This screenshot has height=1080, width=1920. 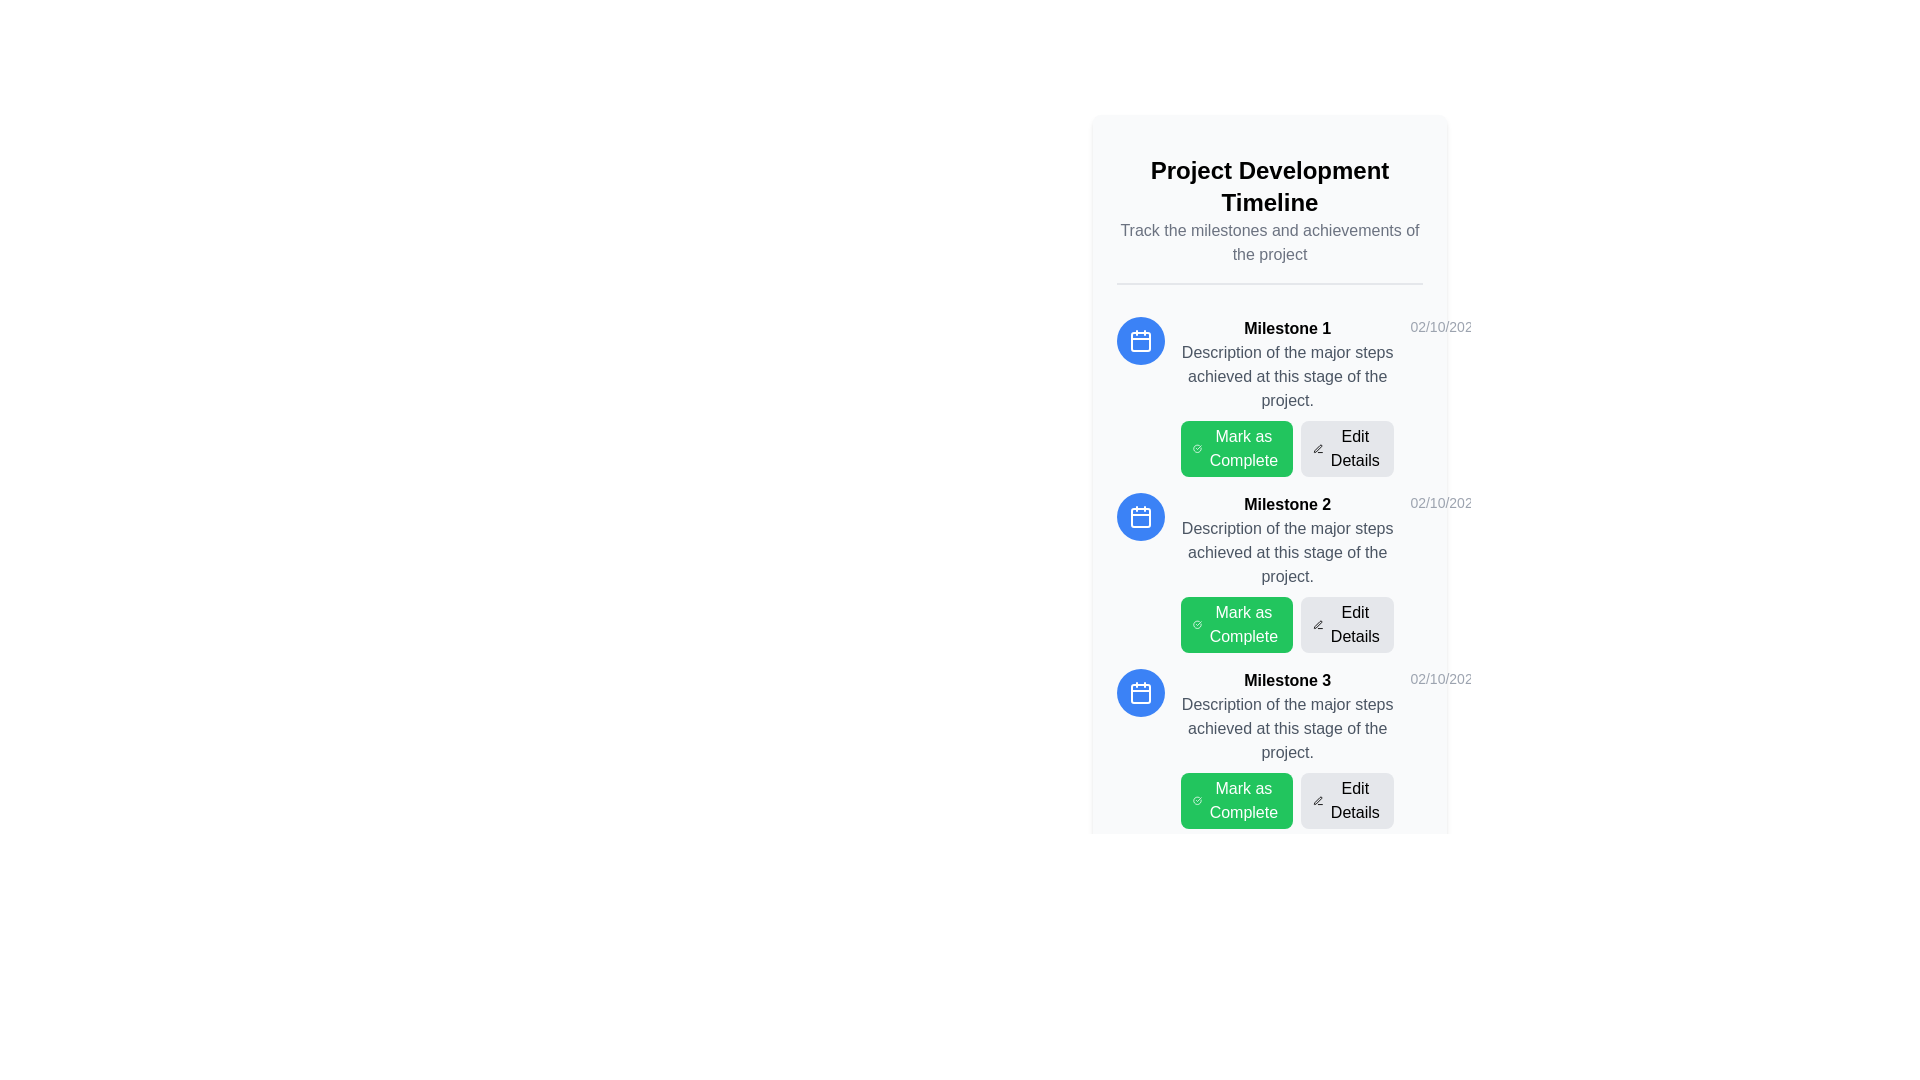 What do you see at coordinates (1445, 326) in the screenshot?
I see `the date label displaying '02/10/2023', which is located on the right side of the first milestone details in the timeline` at bounding box center [1445, 326].